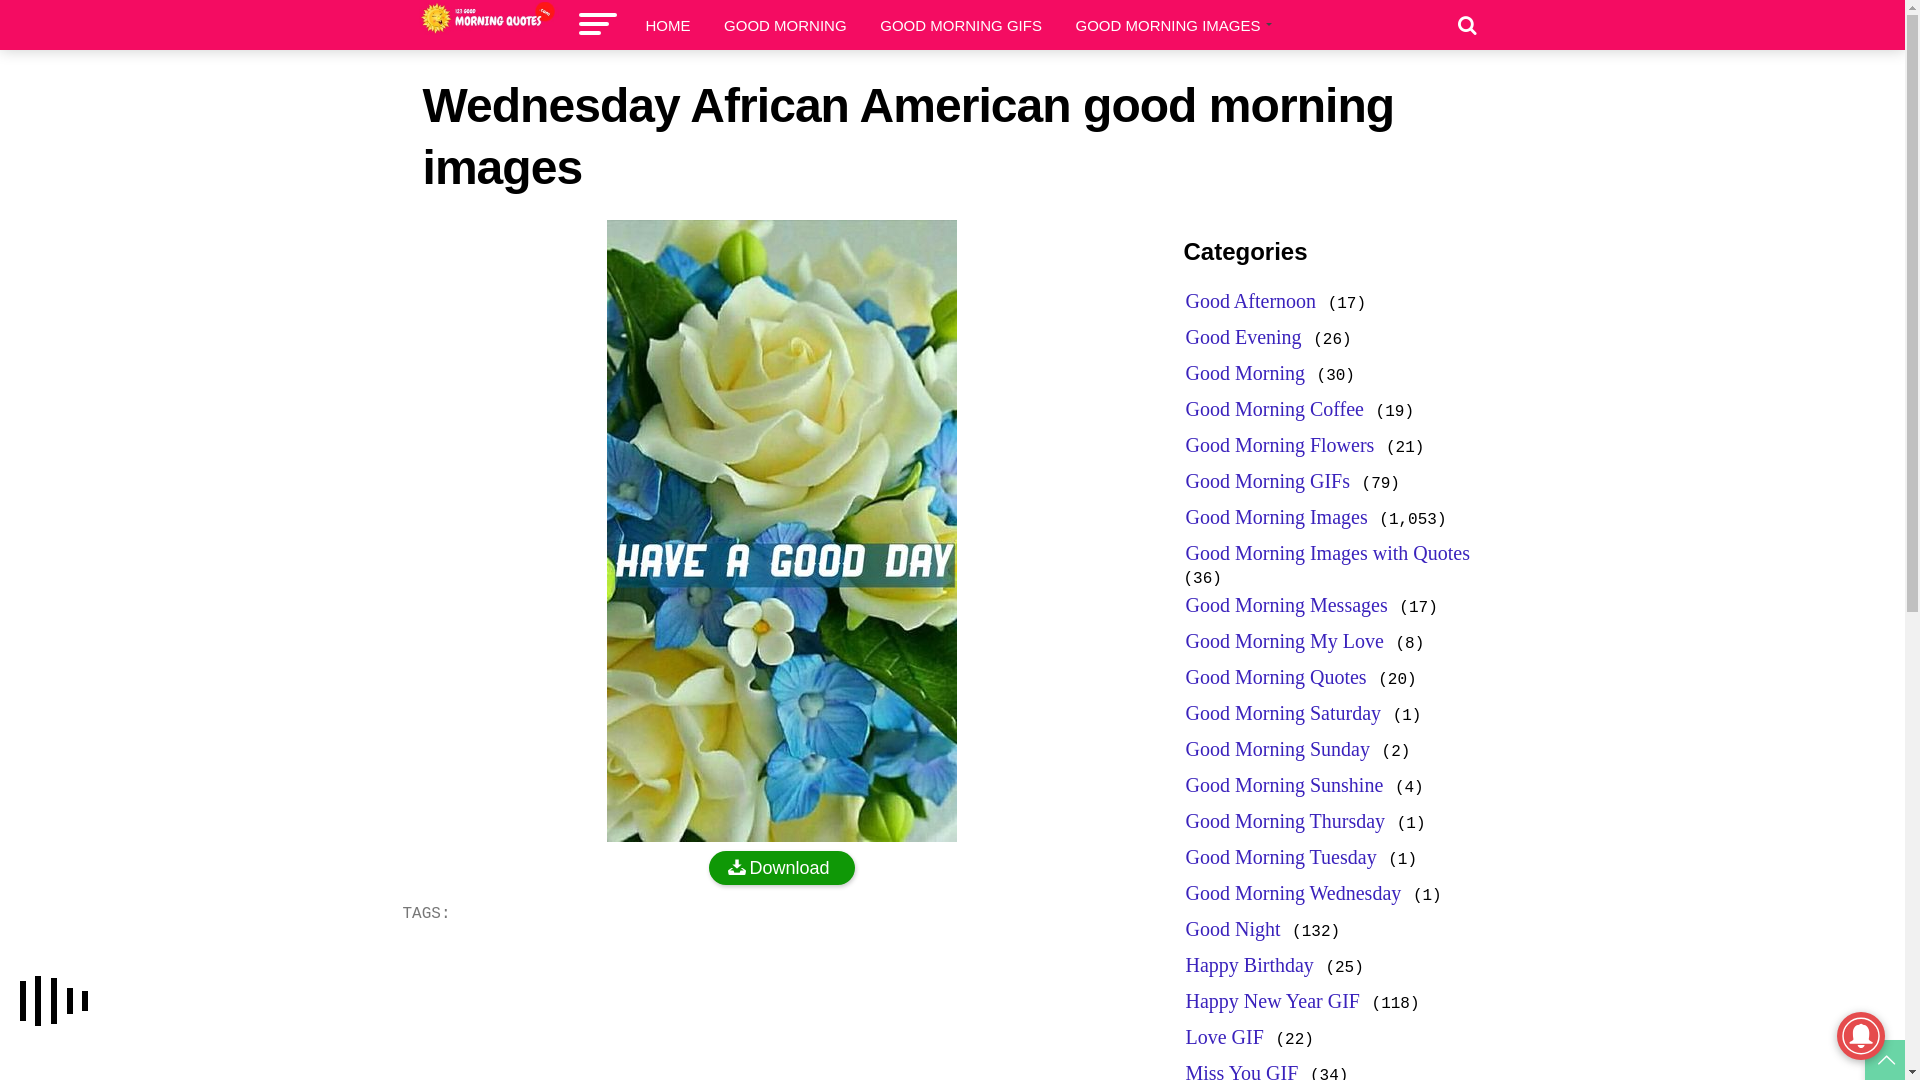 The image size is (1920, 1080). What do you see at coordinates (1275, 515) in the screenshot?
I see `'Good Morning Images'` at bounding box center [1275, 515].